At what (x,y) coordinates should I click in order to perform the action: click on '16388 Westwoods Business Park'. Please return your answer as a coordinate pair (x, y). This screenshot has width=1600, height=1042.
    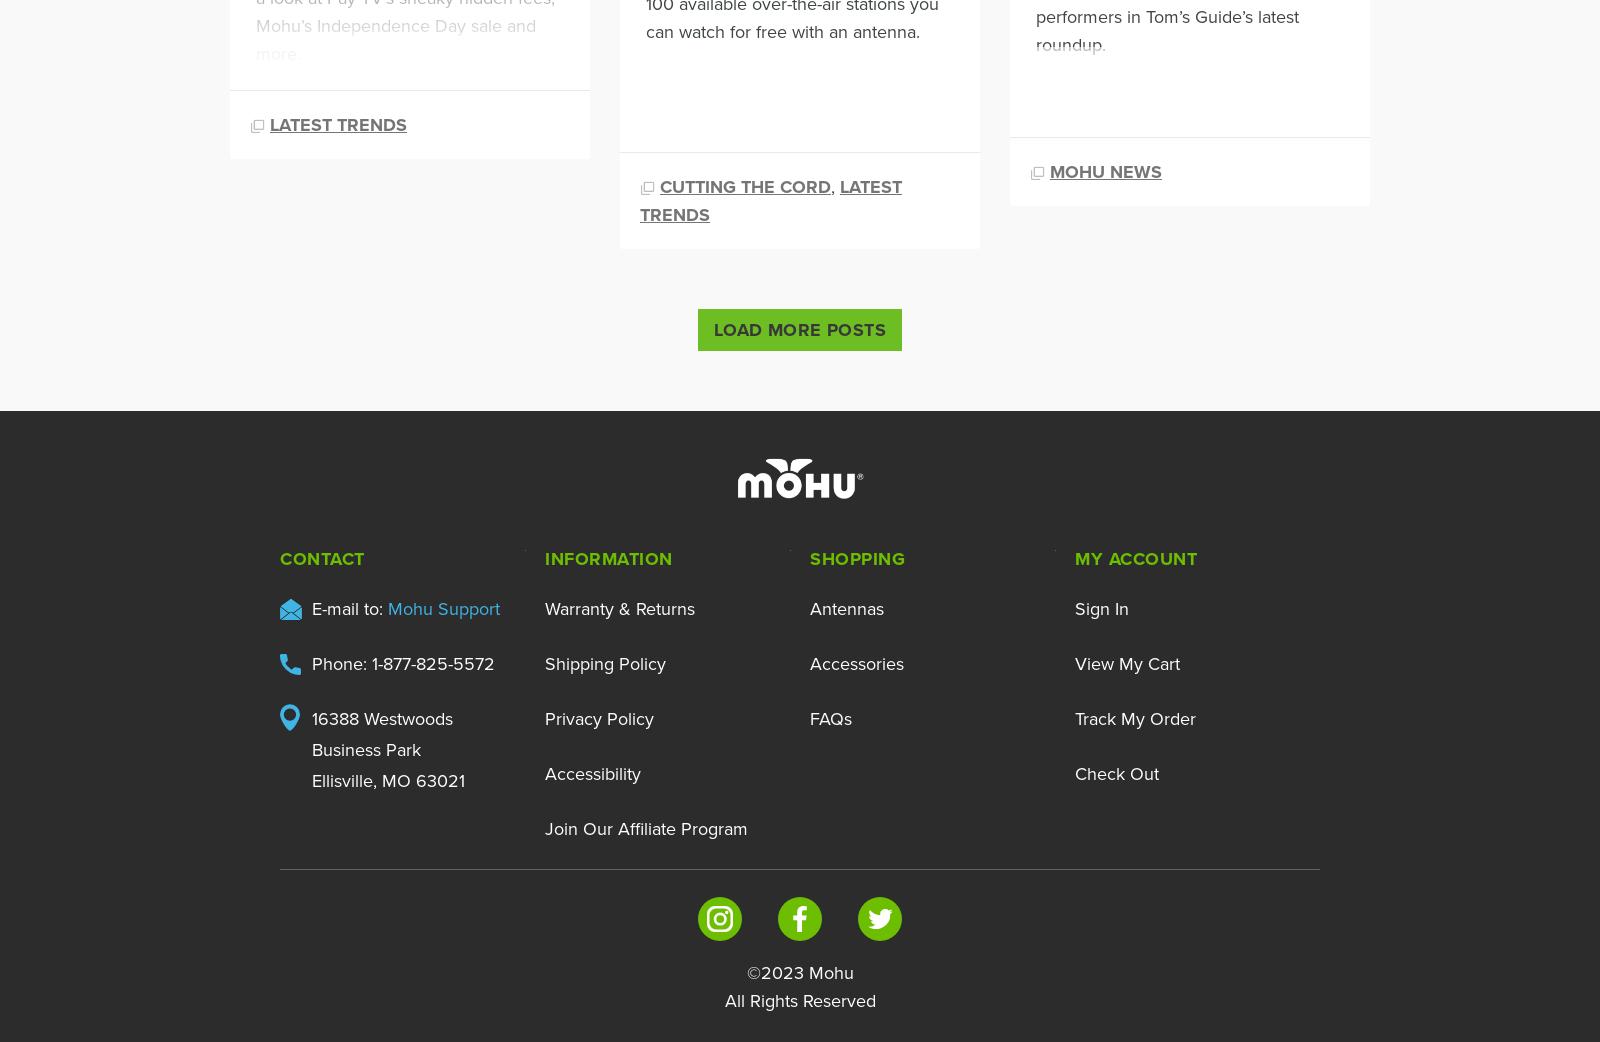
    Looking at the image, I should click on (382, 732).